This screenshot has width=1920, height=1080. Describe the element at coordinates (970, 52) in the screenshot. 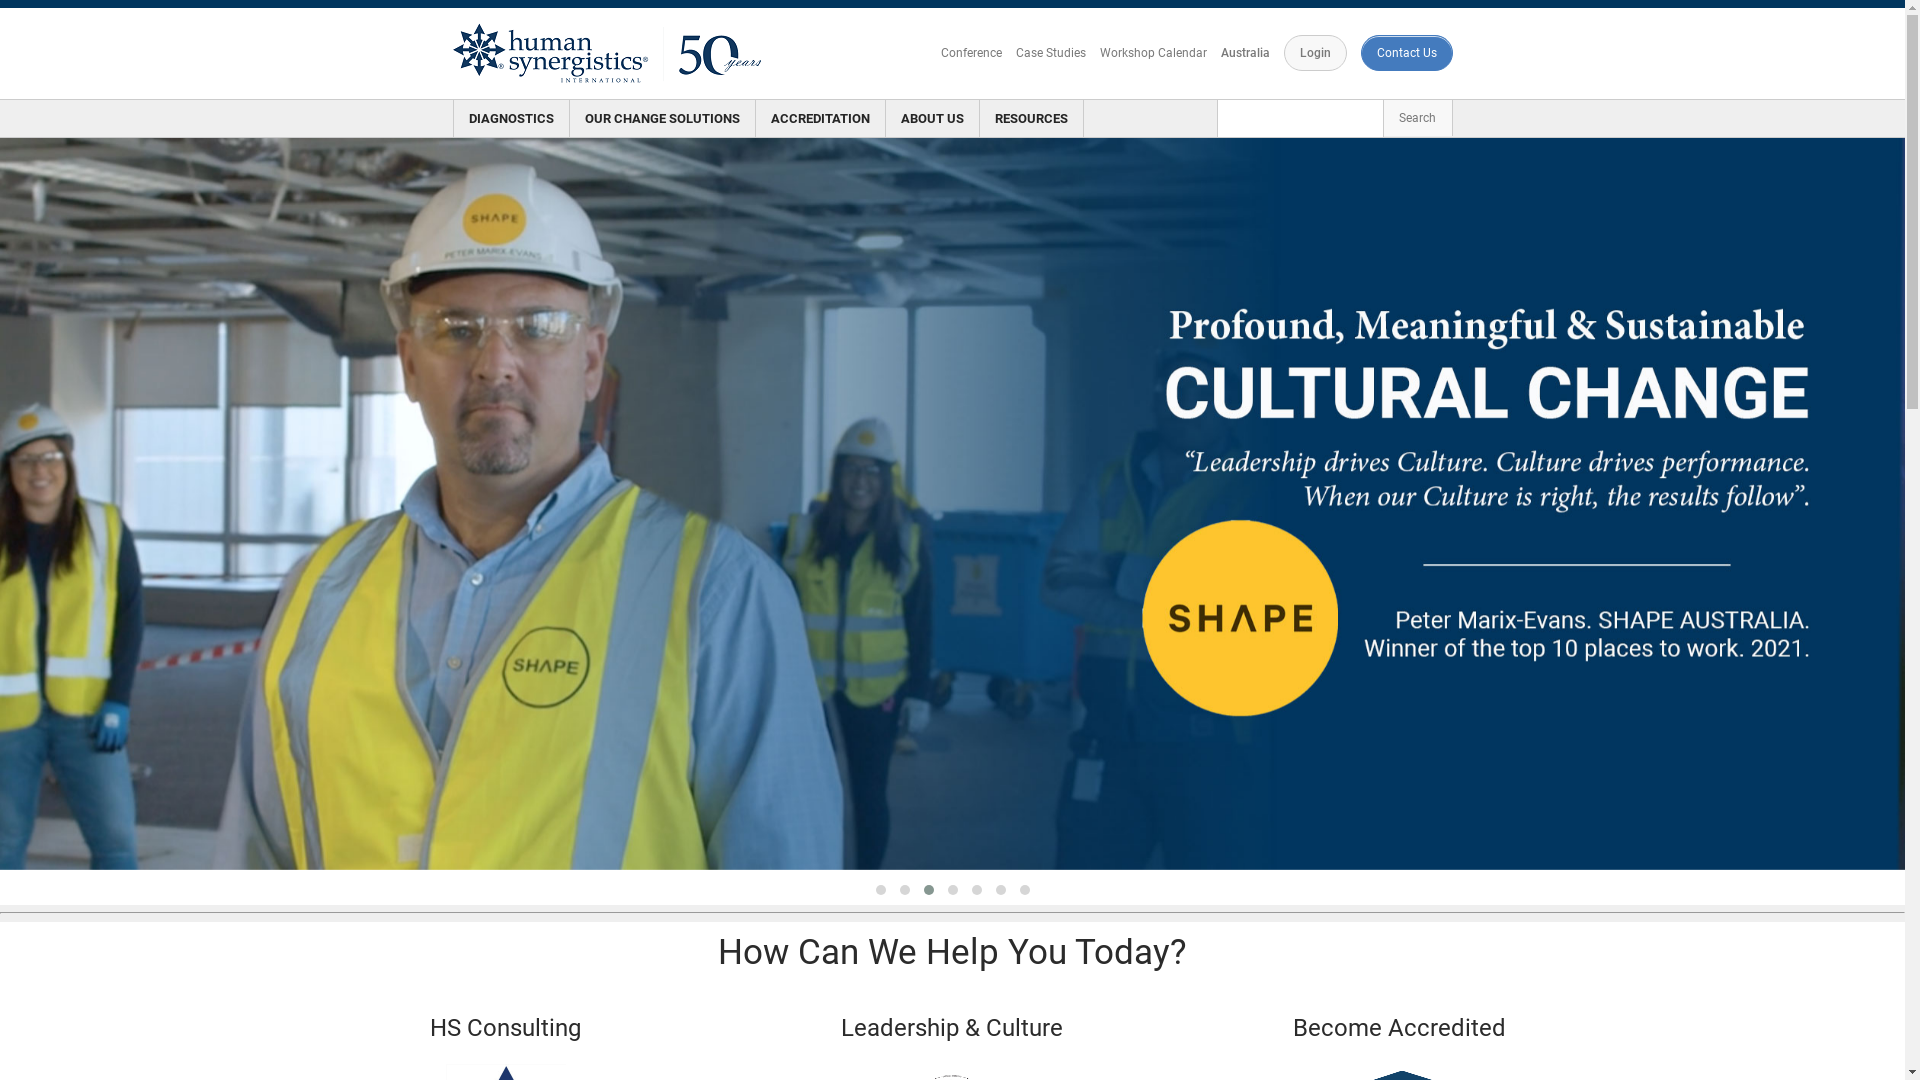

I see `'Conference'` at that location.